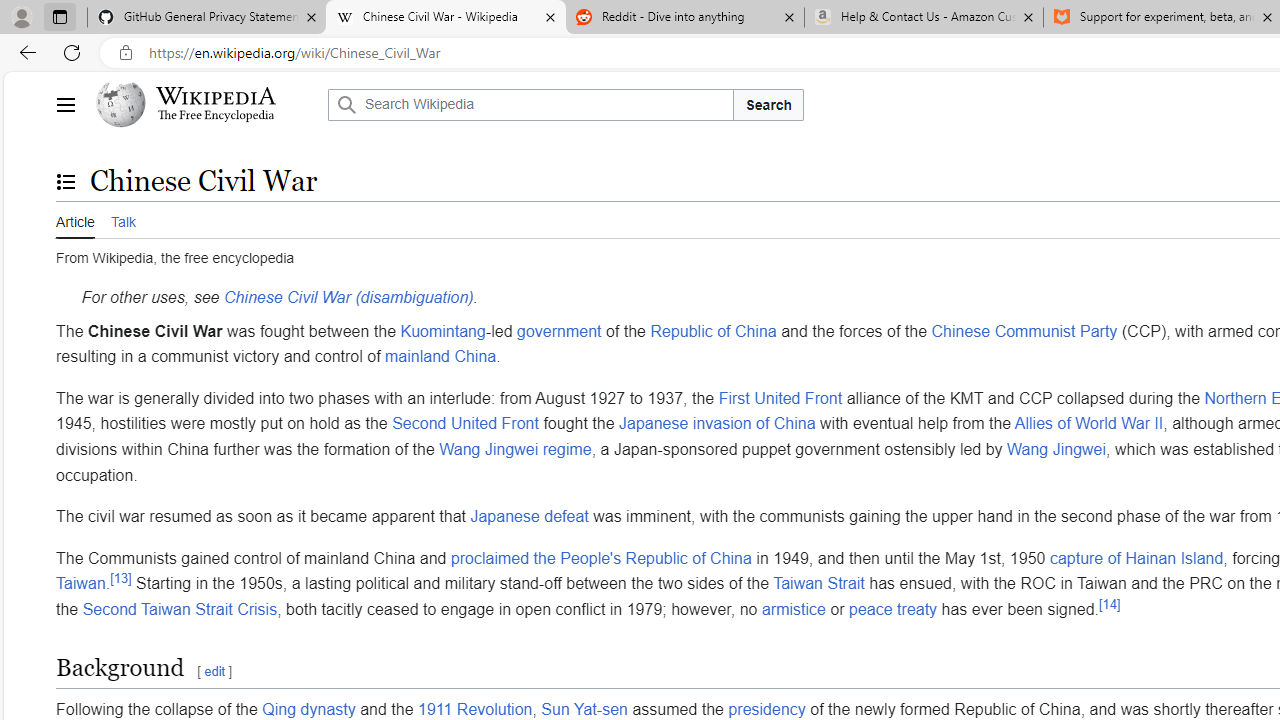 This screenshot has width=1280, height=720. Describe the element at coordinates (179, 607) in the screenshot. I see `'Second Taiwan Strait Crisis'` at that location.